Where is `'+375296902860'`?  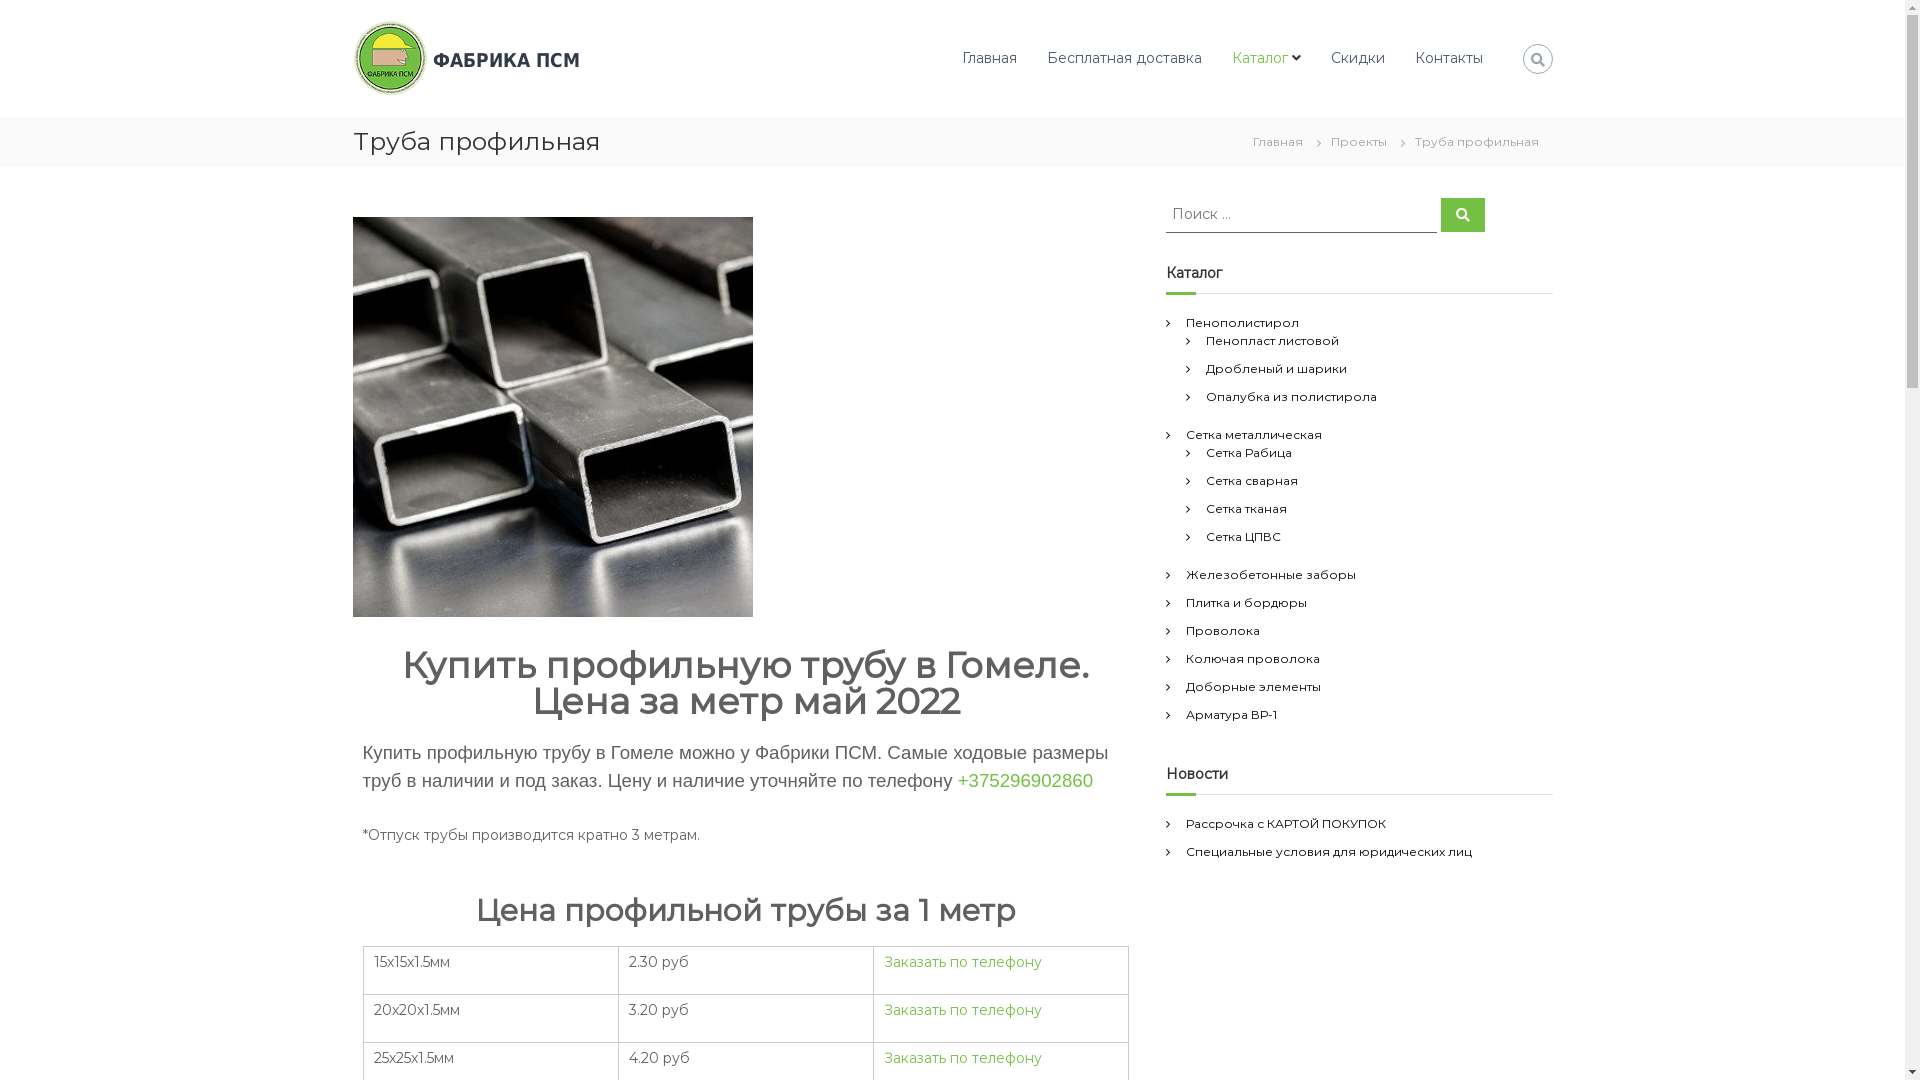 '+375296902860' is located at coordinates (957, 779).